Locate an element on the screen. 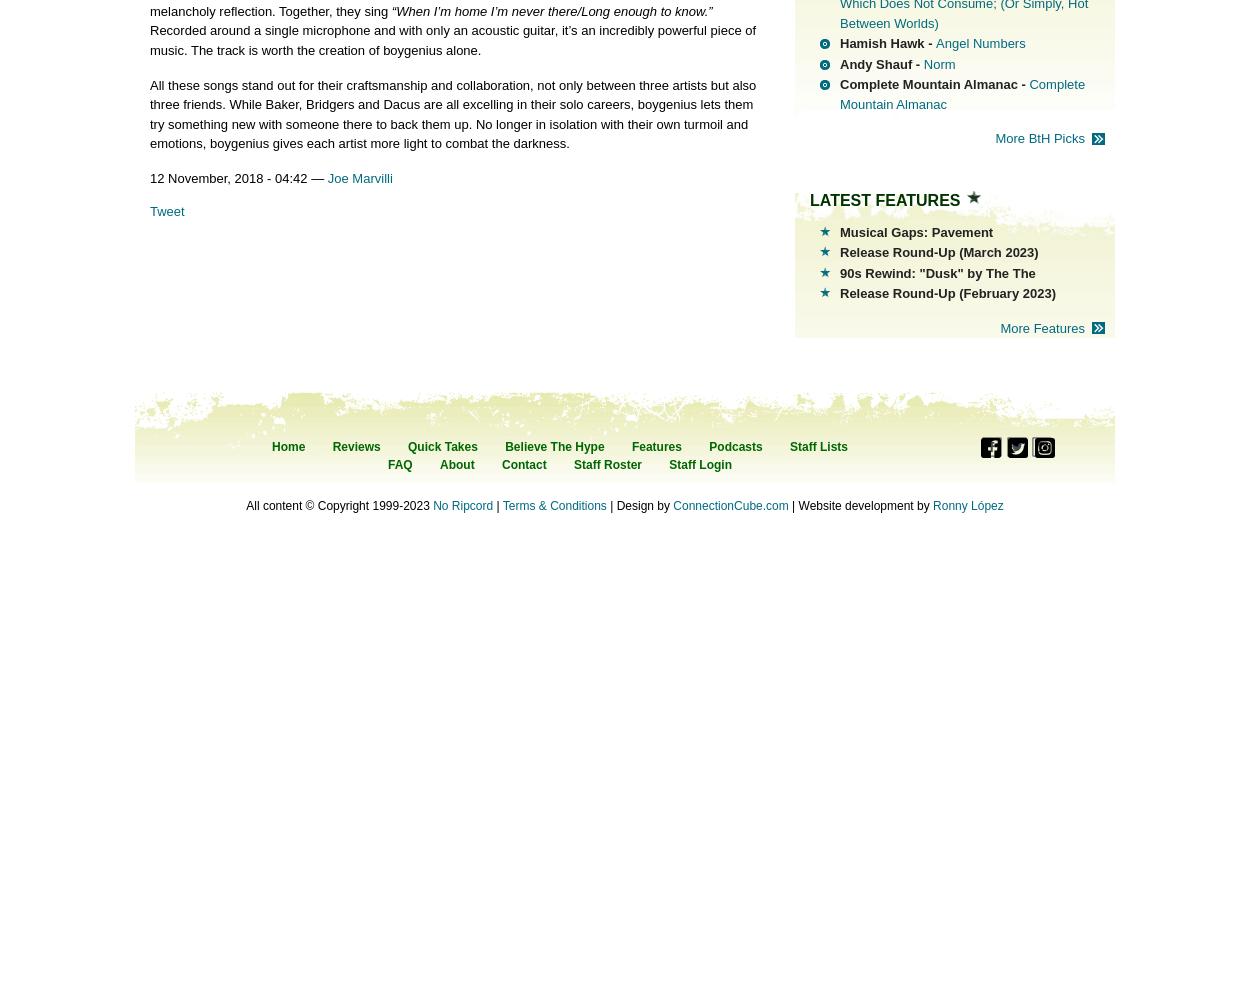 The image size is (1250, 1000). 'More BtH Picks' is located at coordinates (994, 138).